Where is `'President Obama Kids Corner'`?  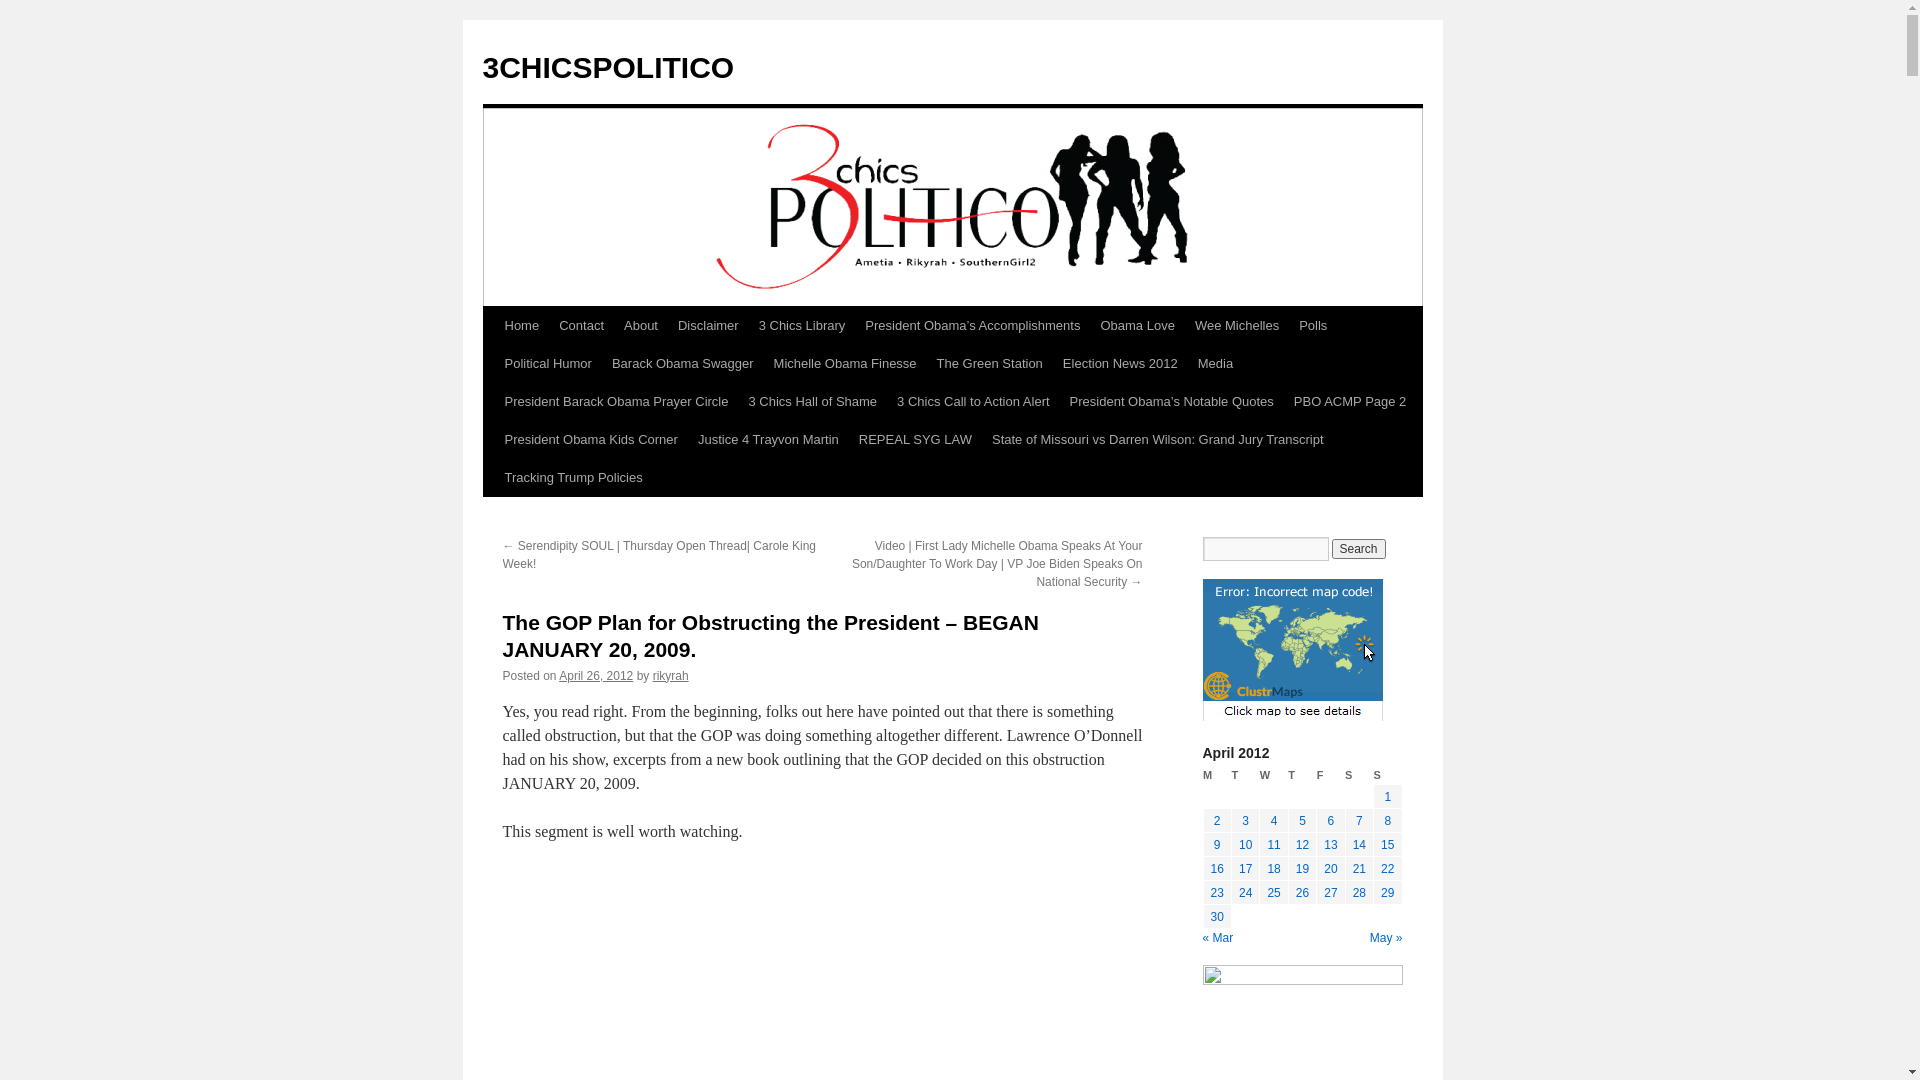
'President Obama Kids Corner' is located at coordinates (589, 438).